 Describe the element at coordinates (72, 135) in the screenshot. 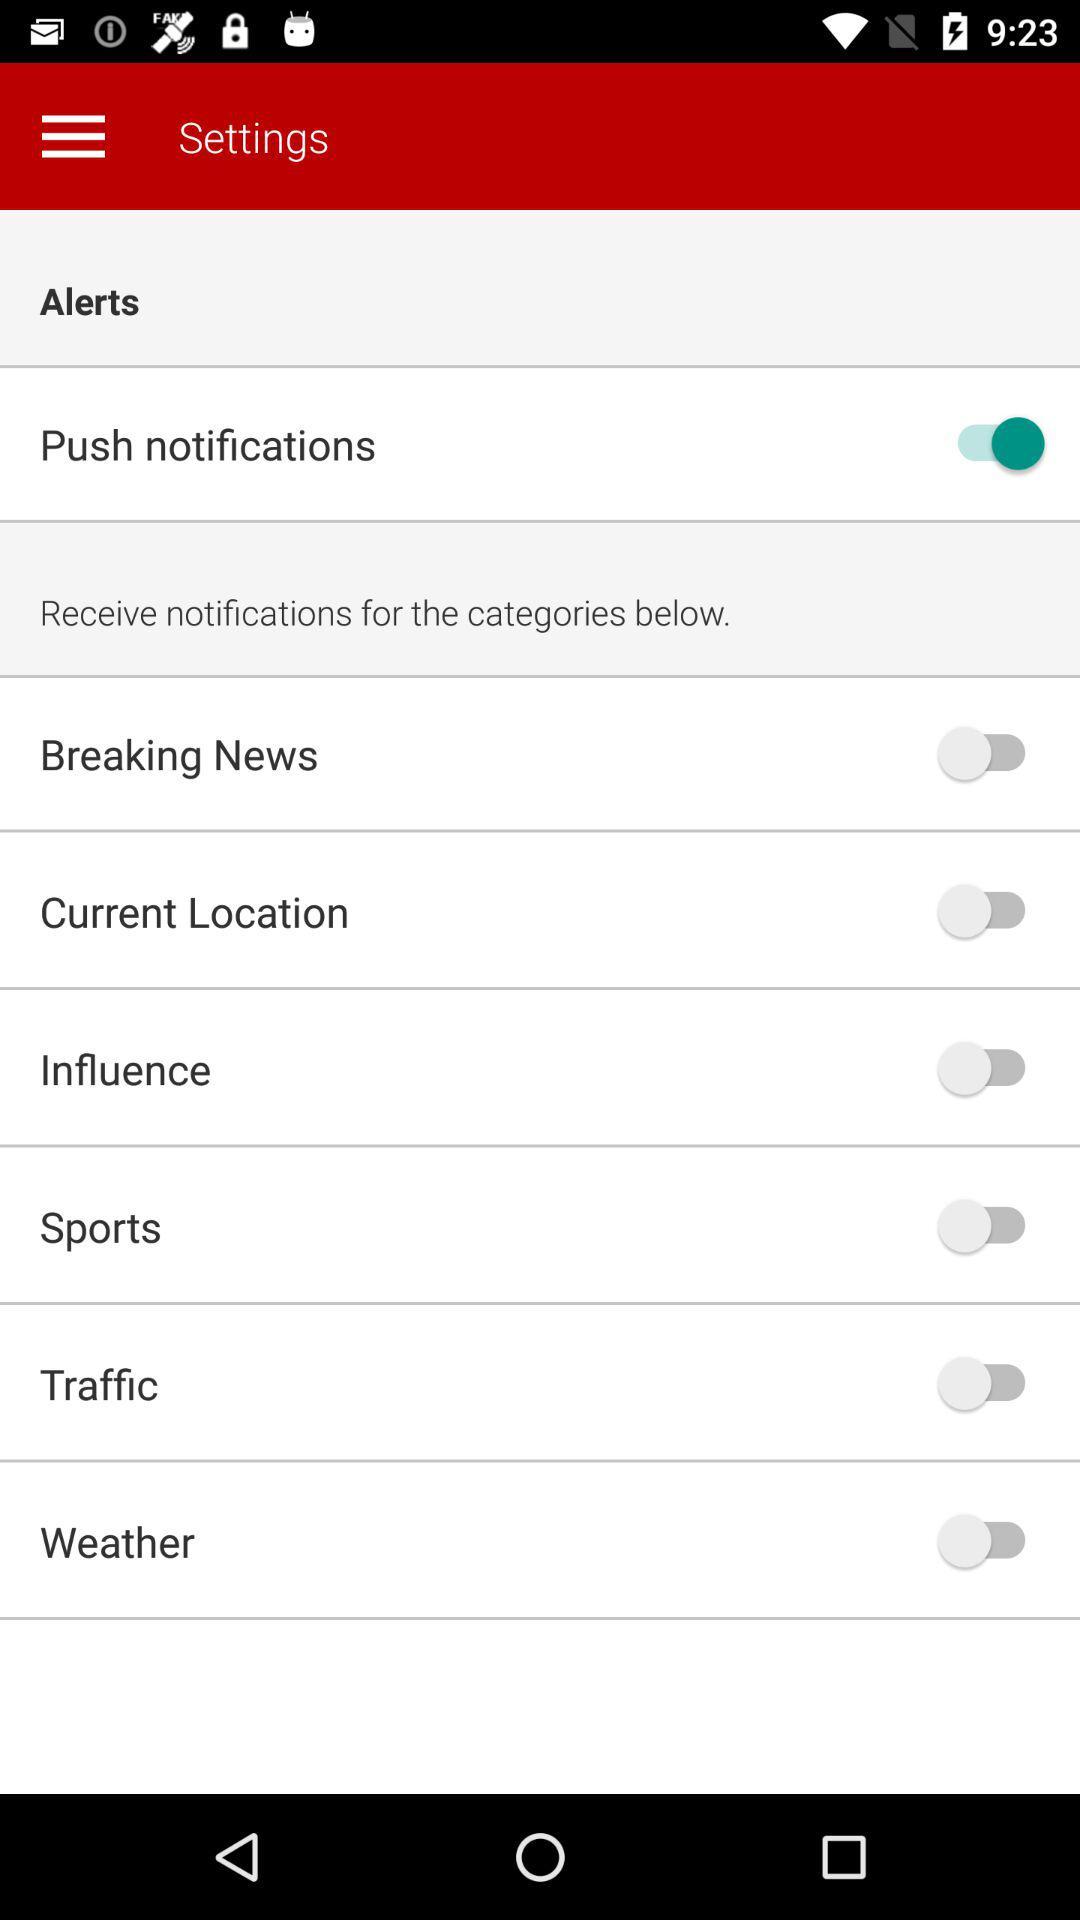

I see `show more app options` at that location.